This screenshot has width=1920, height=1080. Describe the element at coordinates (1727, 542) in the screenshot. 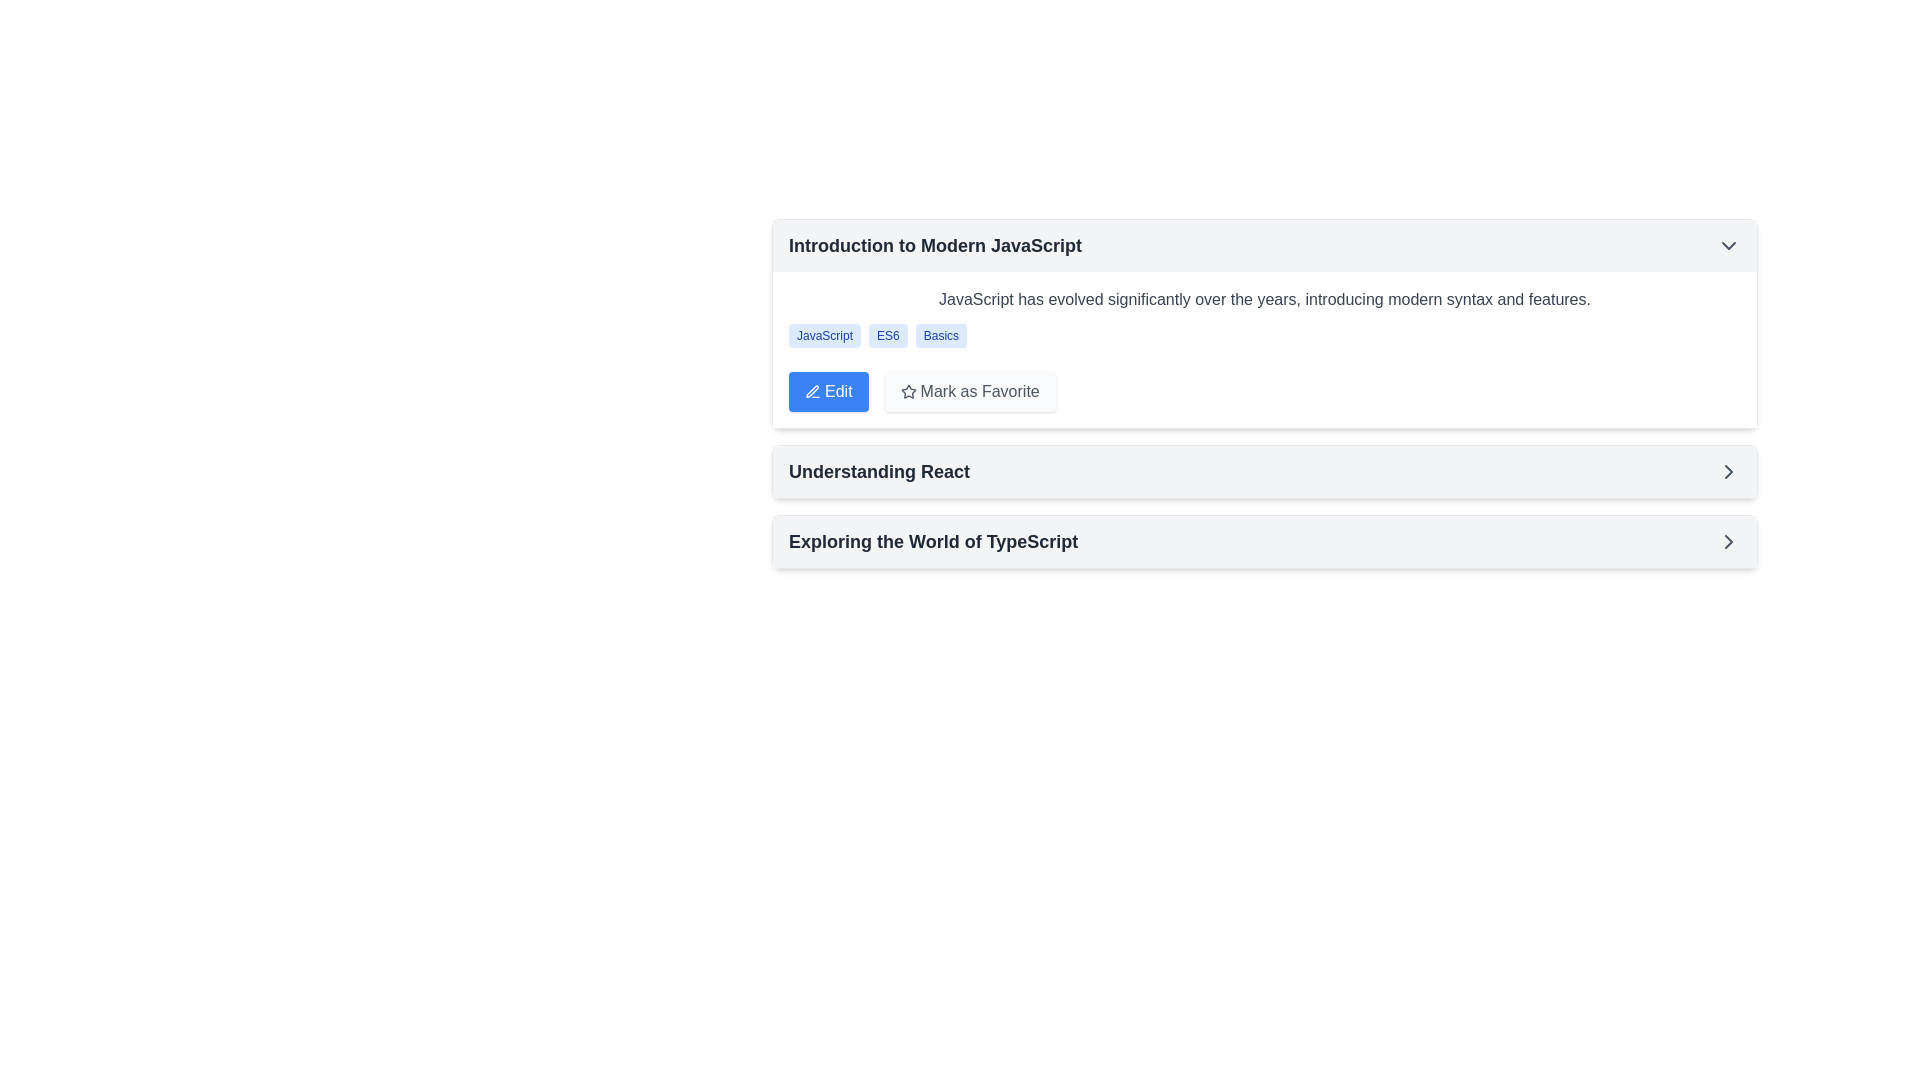

I see `the navigational icon located on the far right of the 'Exploring the World of TypeScript' section` at that location.